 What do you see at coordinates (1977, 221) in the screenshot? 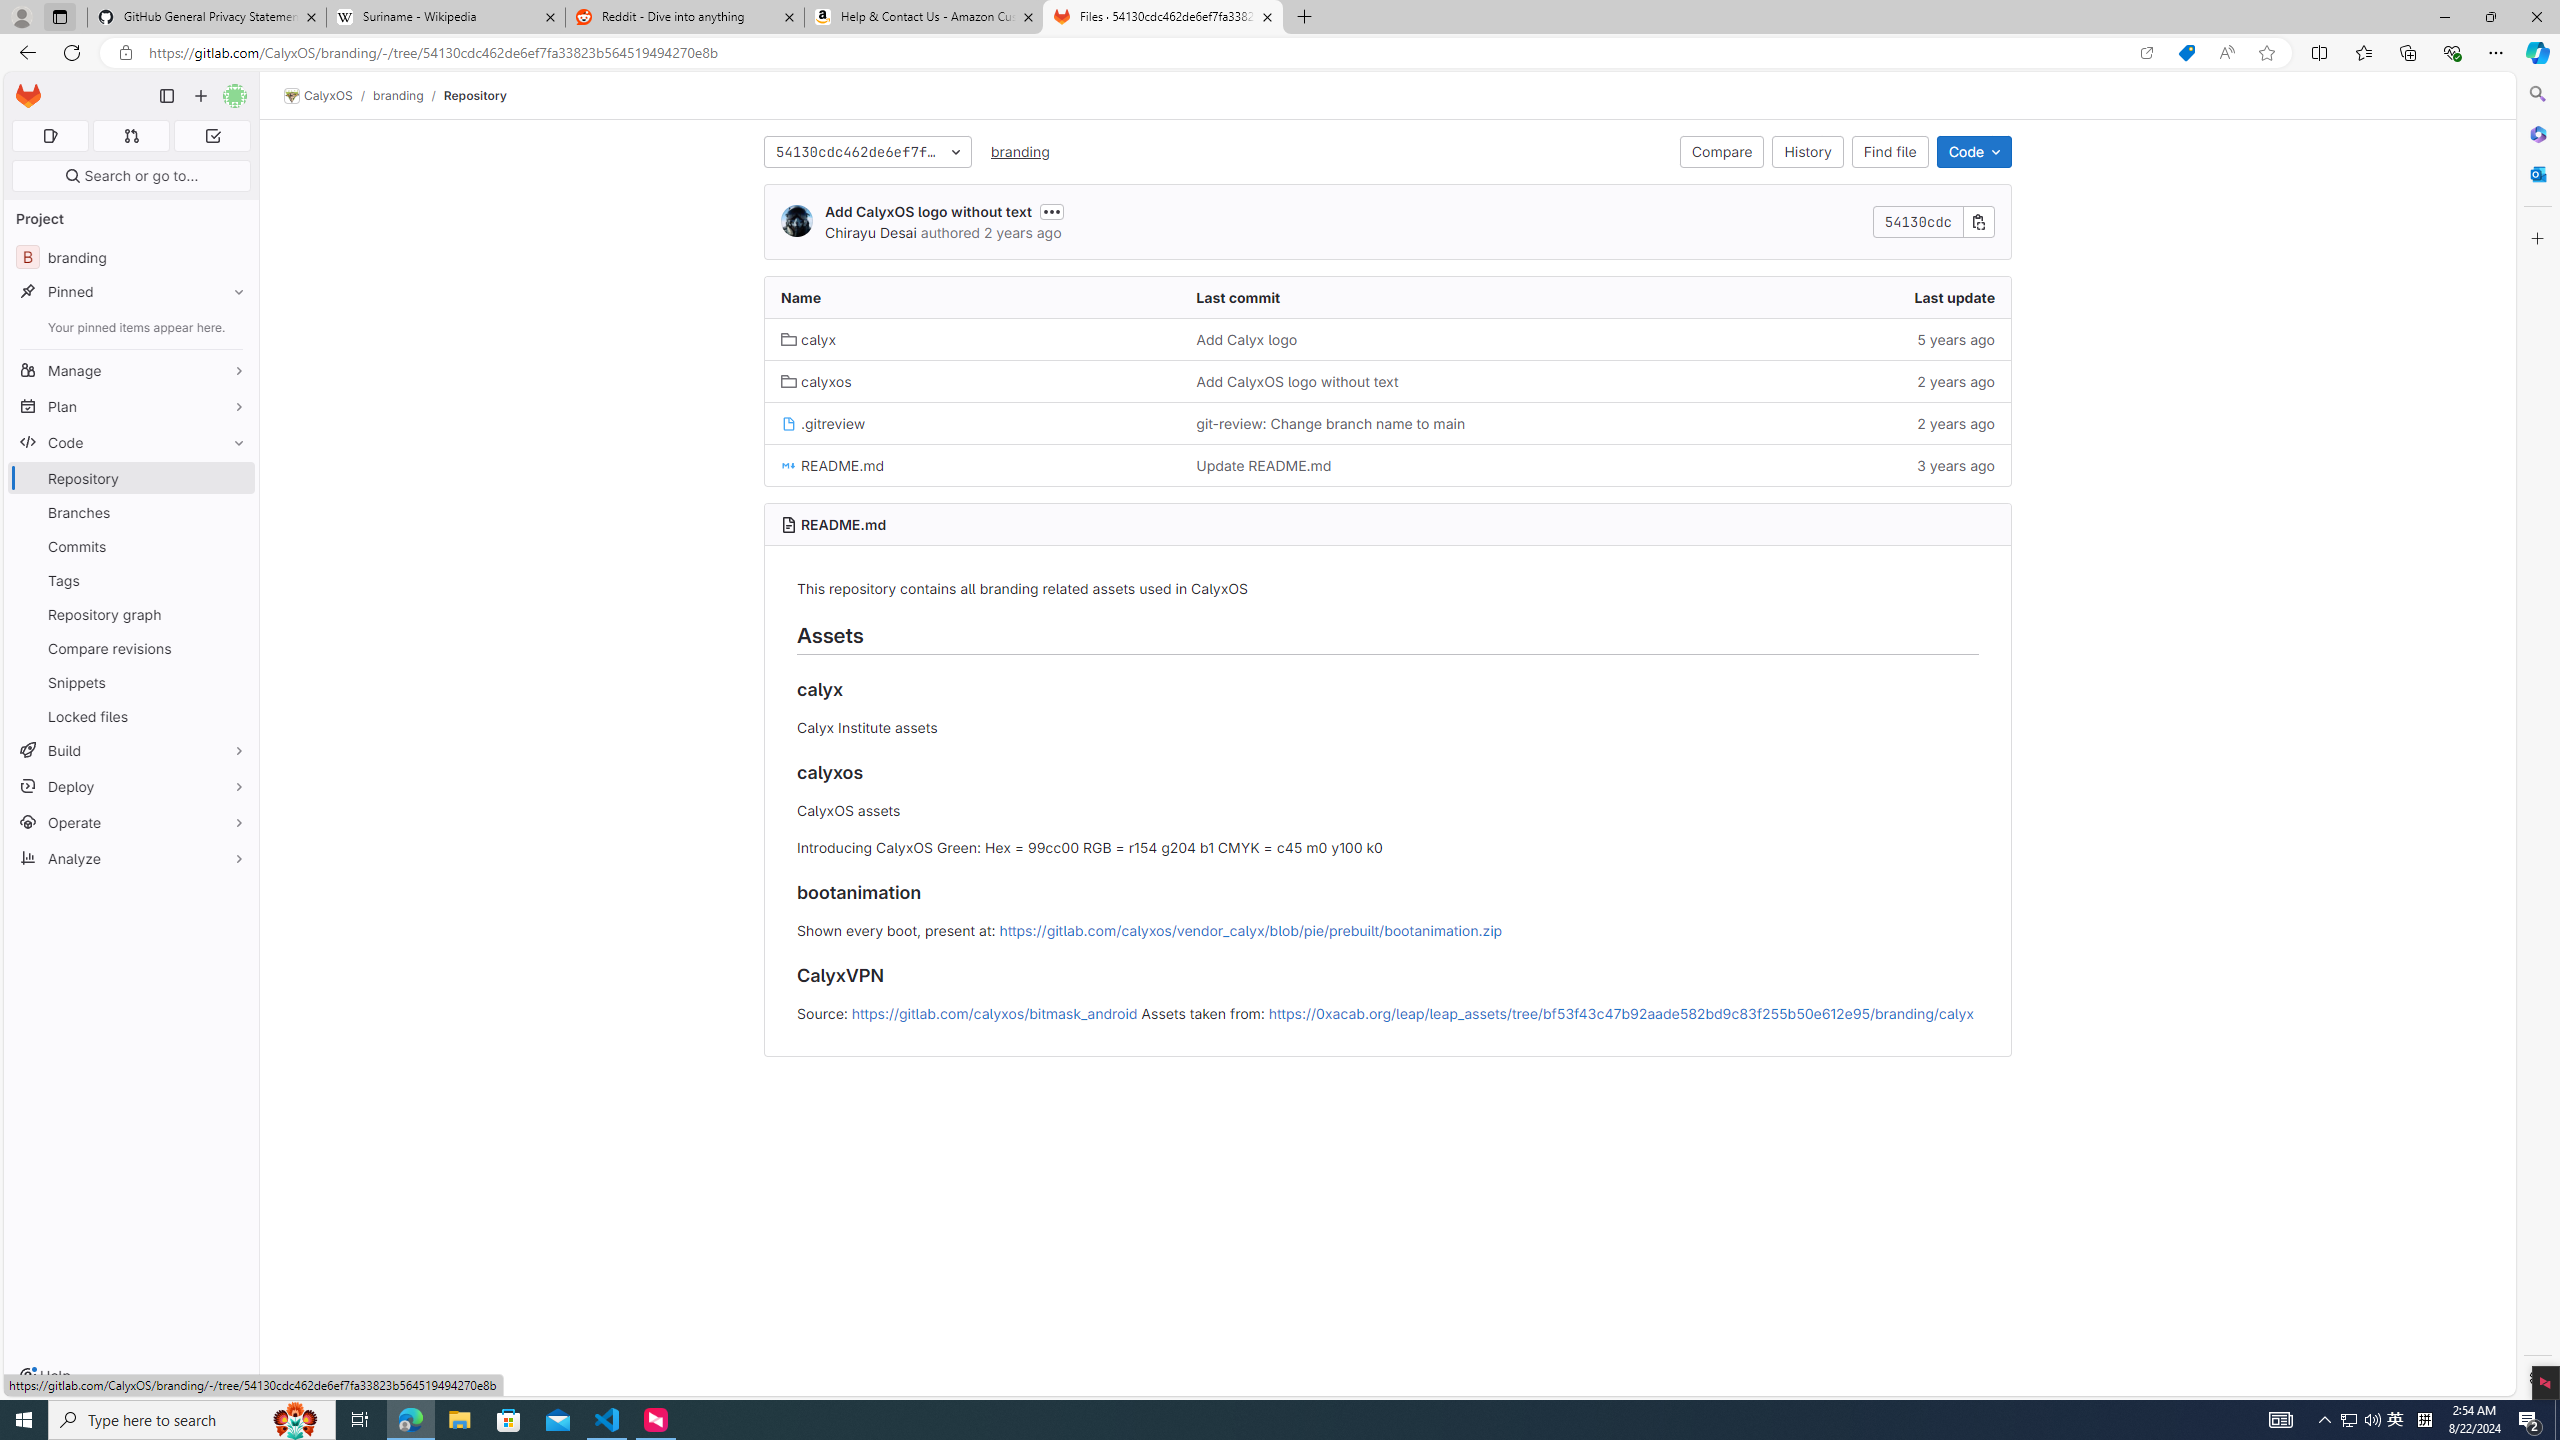
I see `'Copy commit SHA'` at bounding box center [1977, 221].